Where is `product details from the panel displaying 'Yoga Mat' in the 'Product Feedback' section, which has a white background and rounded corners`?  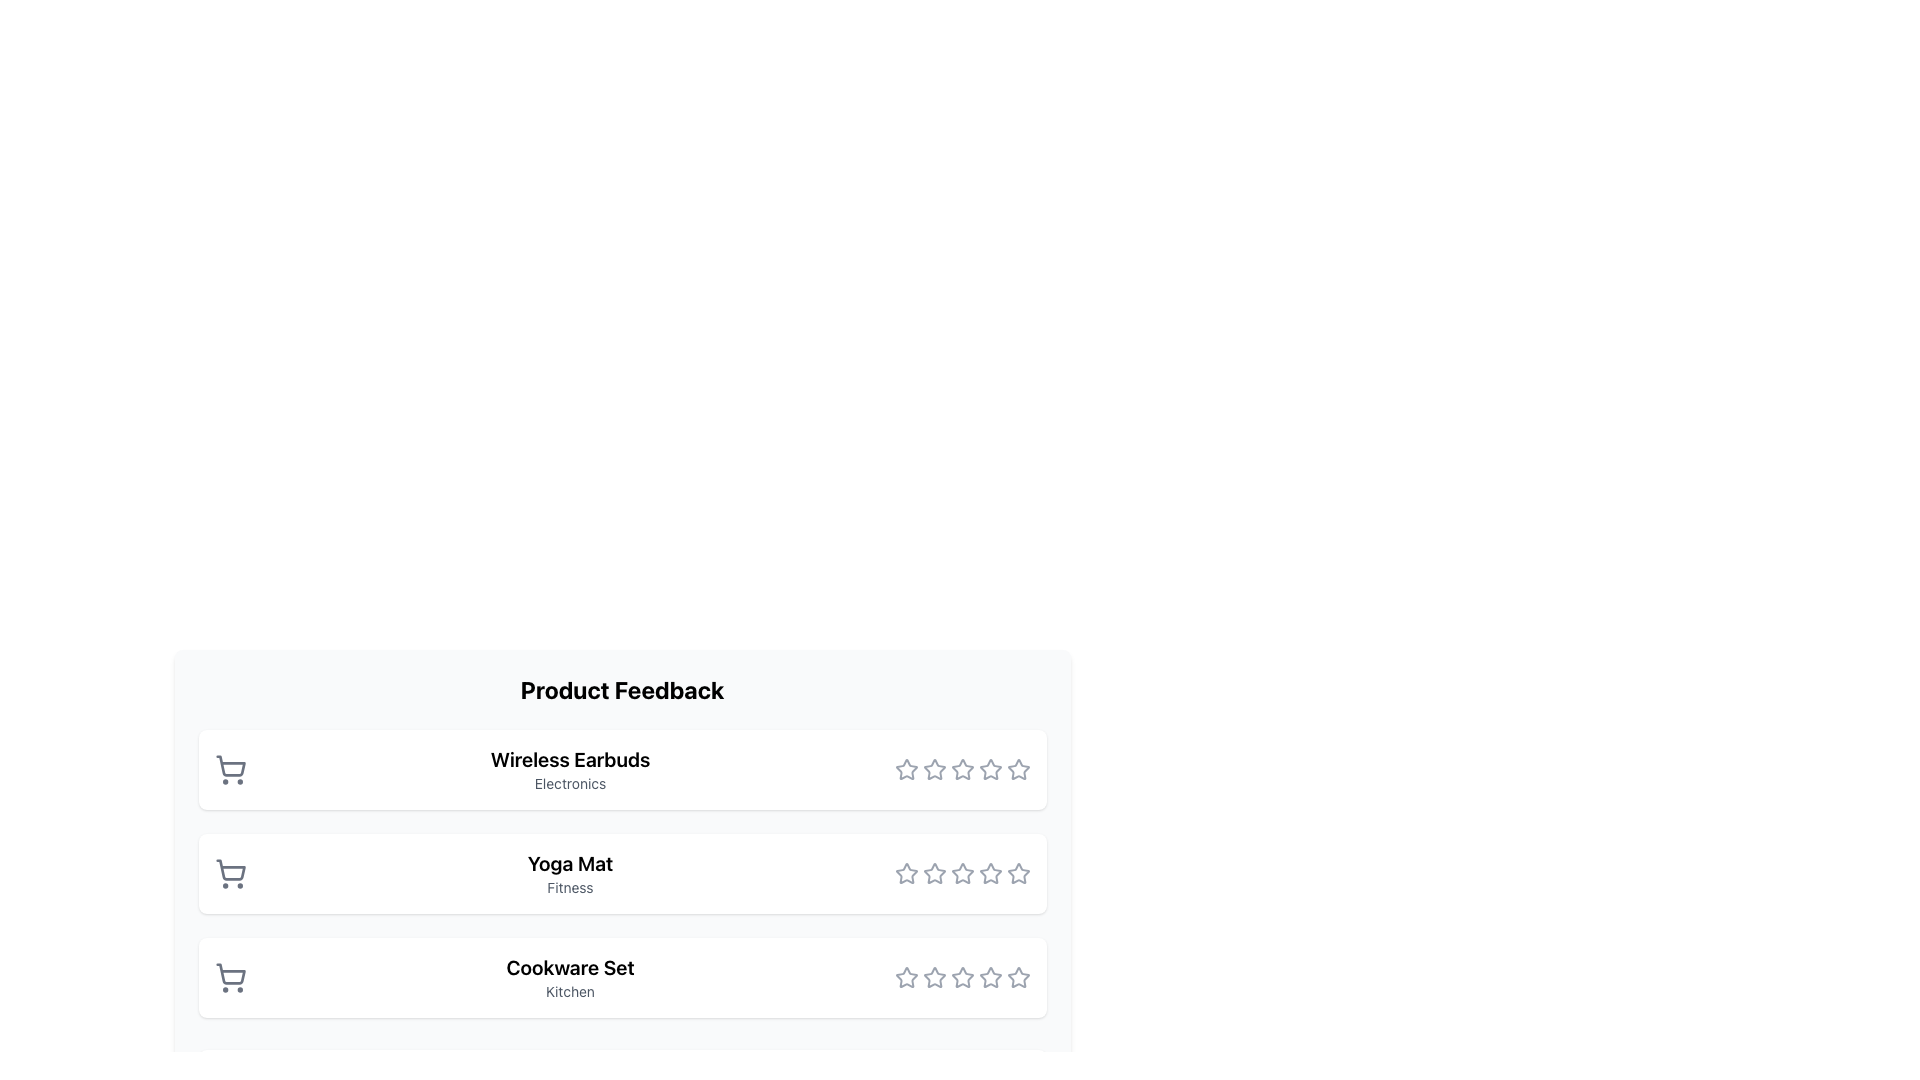 product details from the panel displaying 'Yoga Mat' in the 'Product Feedback' section, which has a white background and rounded corners is located at coordinates (621, 873).